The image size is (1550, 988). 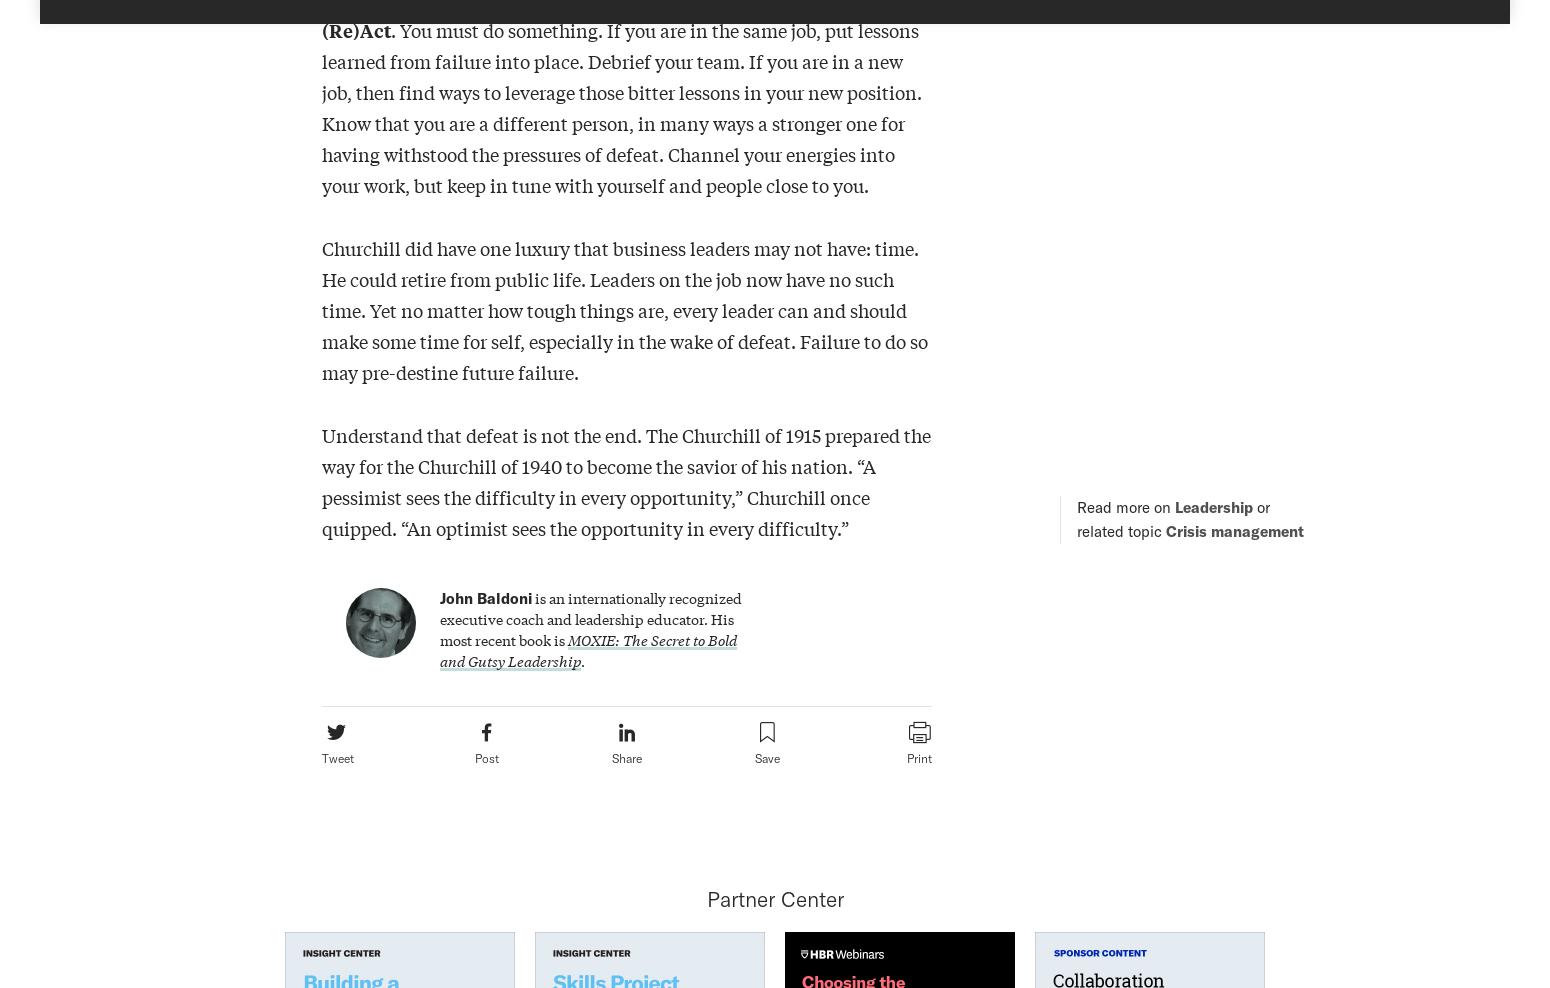 I want to click on 'Churchill did have one luxury that business leaders may not have: time. He could retire from public life. Leaders on the job now have no such time. Yet no matter how tough things are, every leader can and should make some time for self, especially in the wake of defeat. Failure to do so may pre-destine future failure.', so click(x=320, y=310).